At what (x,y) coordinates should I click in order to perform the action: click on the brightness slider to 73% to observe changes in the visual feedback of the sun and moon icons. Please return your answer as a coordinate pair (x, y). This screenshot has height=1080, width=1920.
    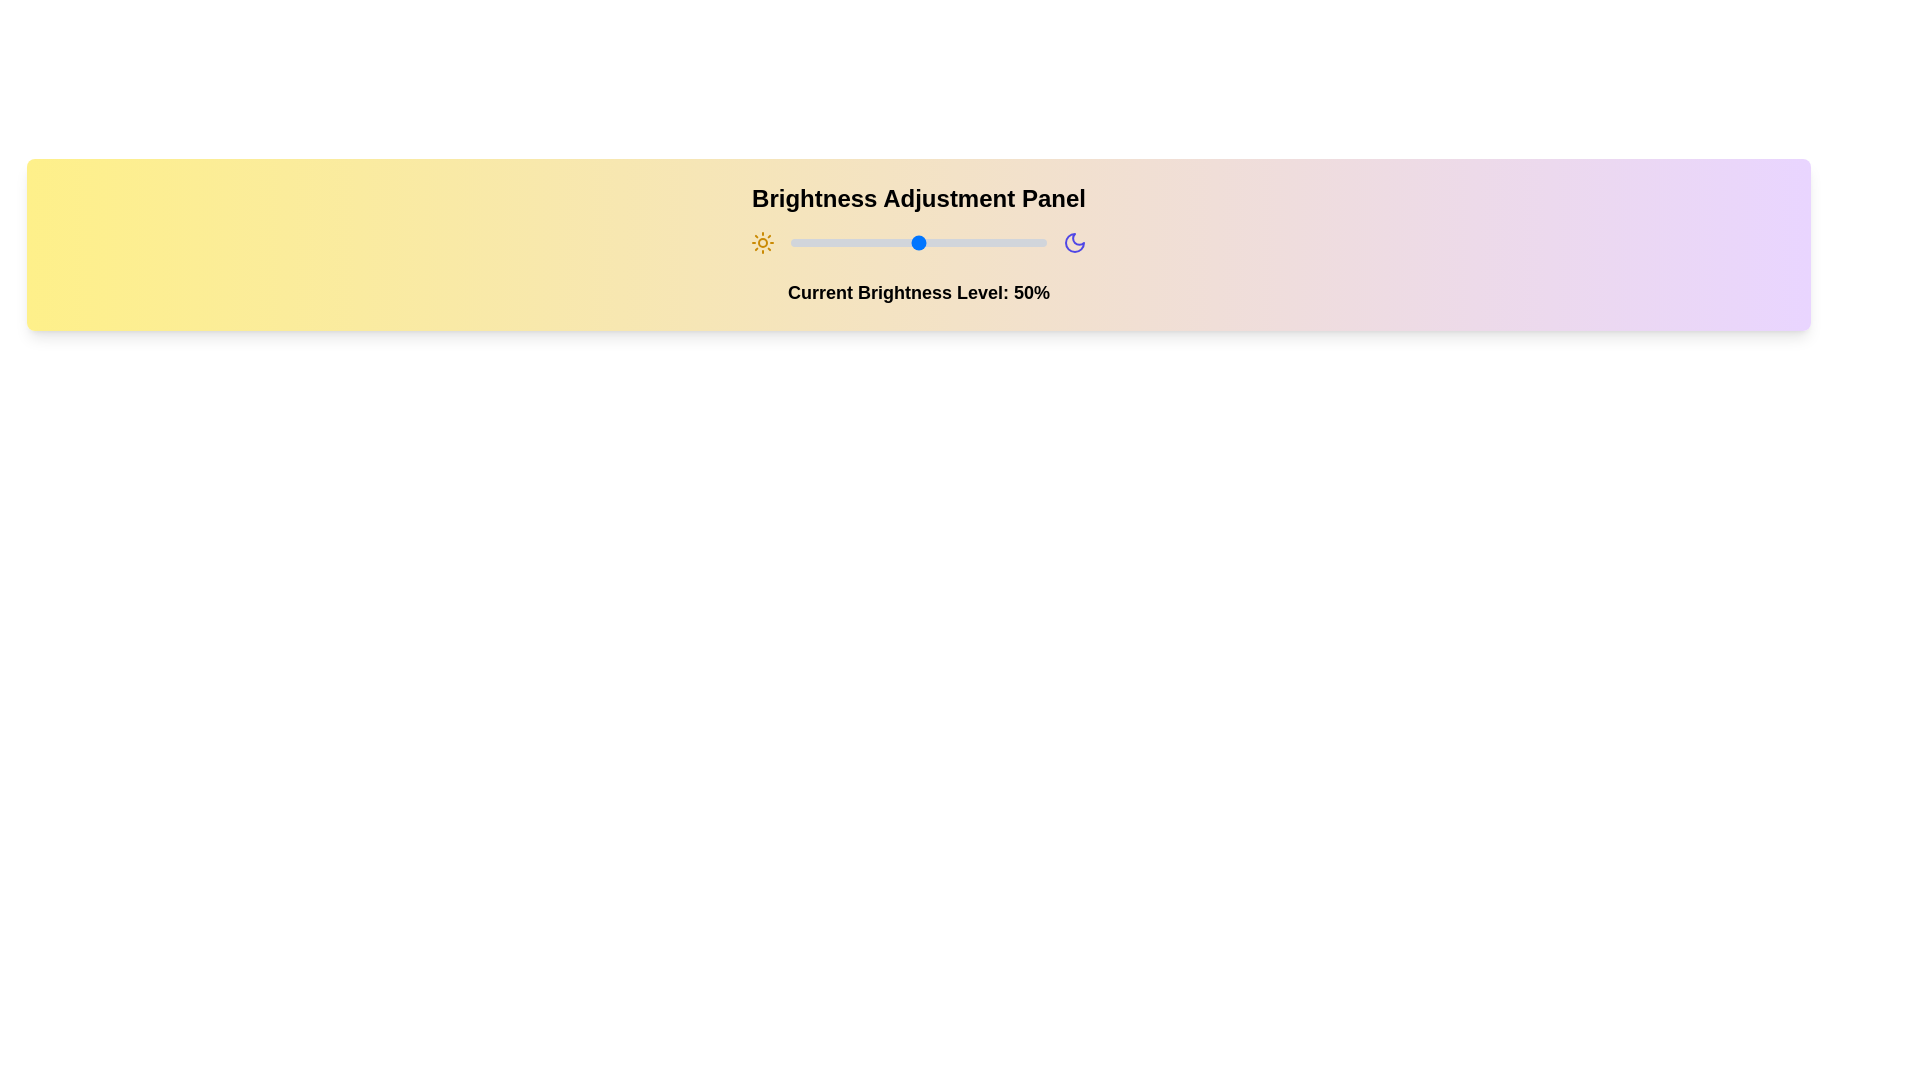
    Looking at the image, I should click on (977, 242).